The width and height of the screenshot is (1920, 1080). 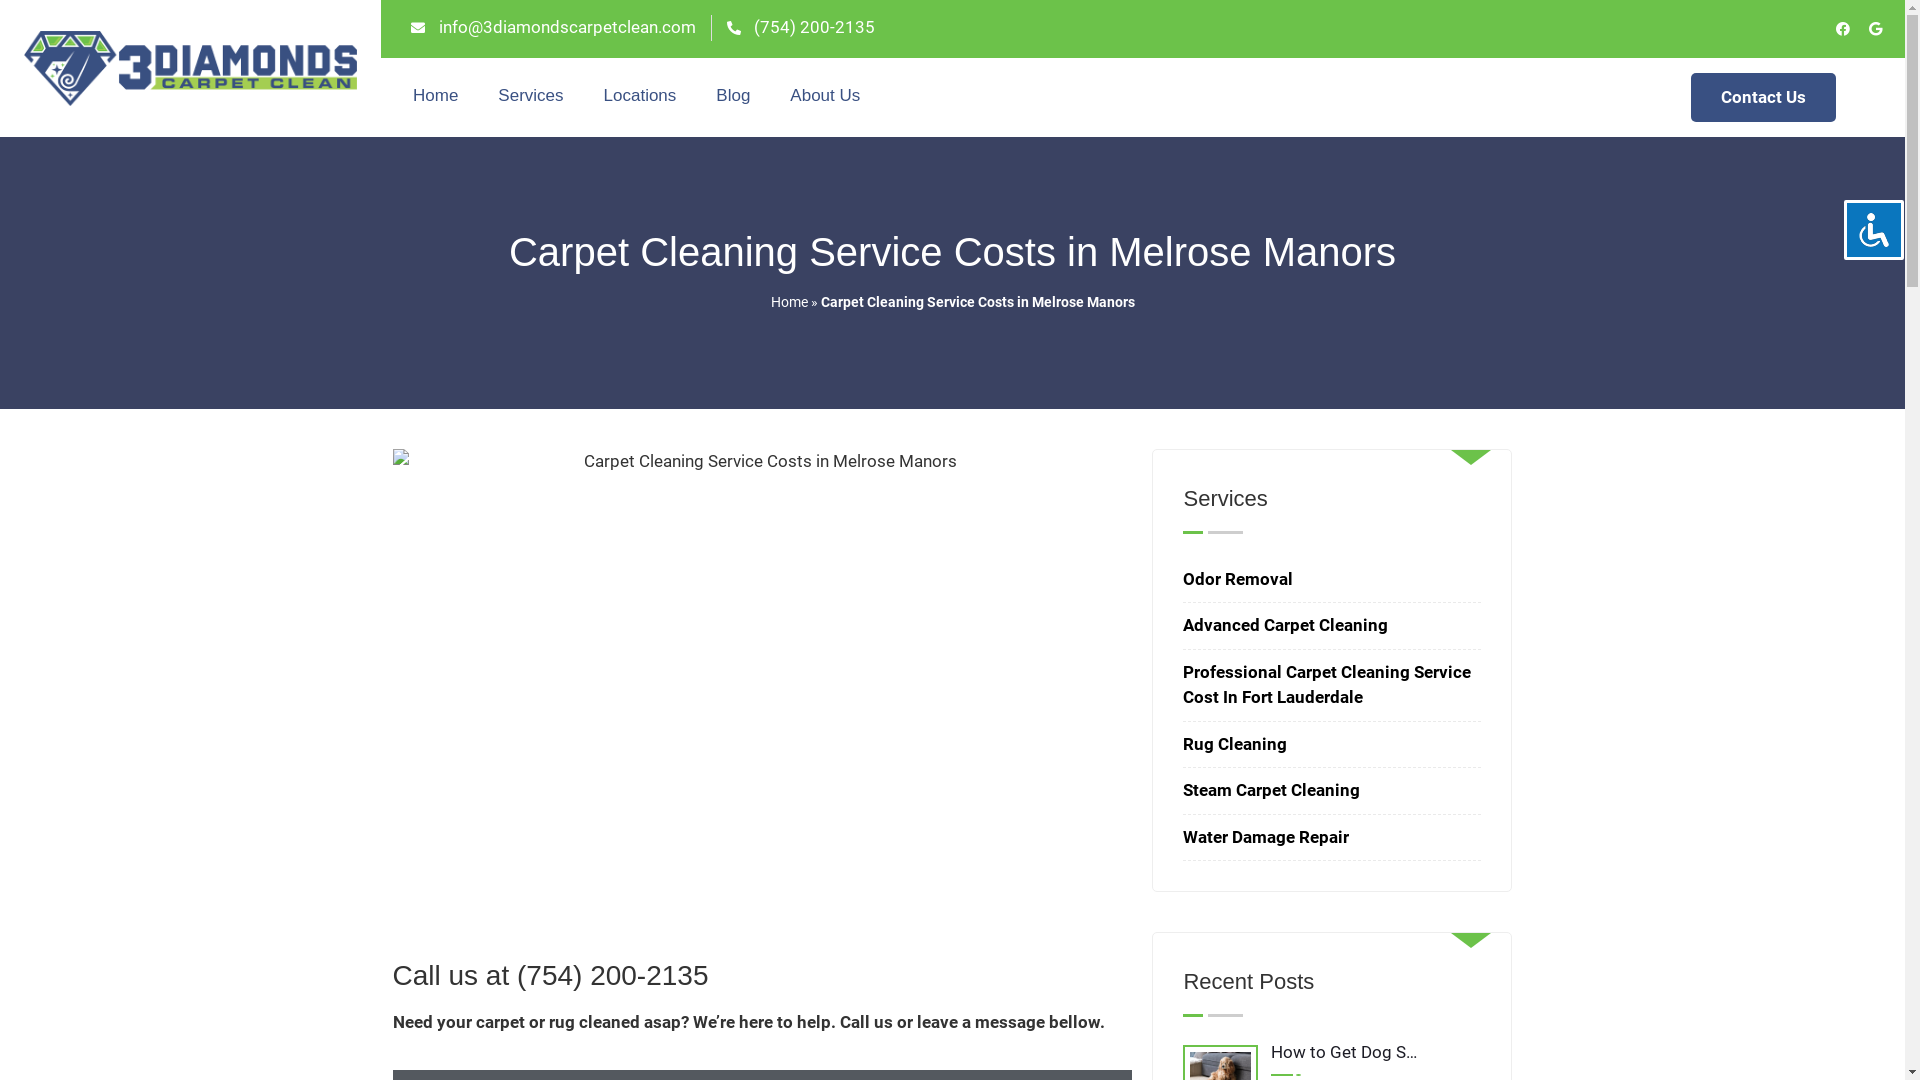 I want to click on 'Contact Us', so click(x=1763, y=97).